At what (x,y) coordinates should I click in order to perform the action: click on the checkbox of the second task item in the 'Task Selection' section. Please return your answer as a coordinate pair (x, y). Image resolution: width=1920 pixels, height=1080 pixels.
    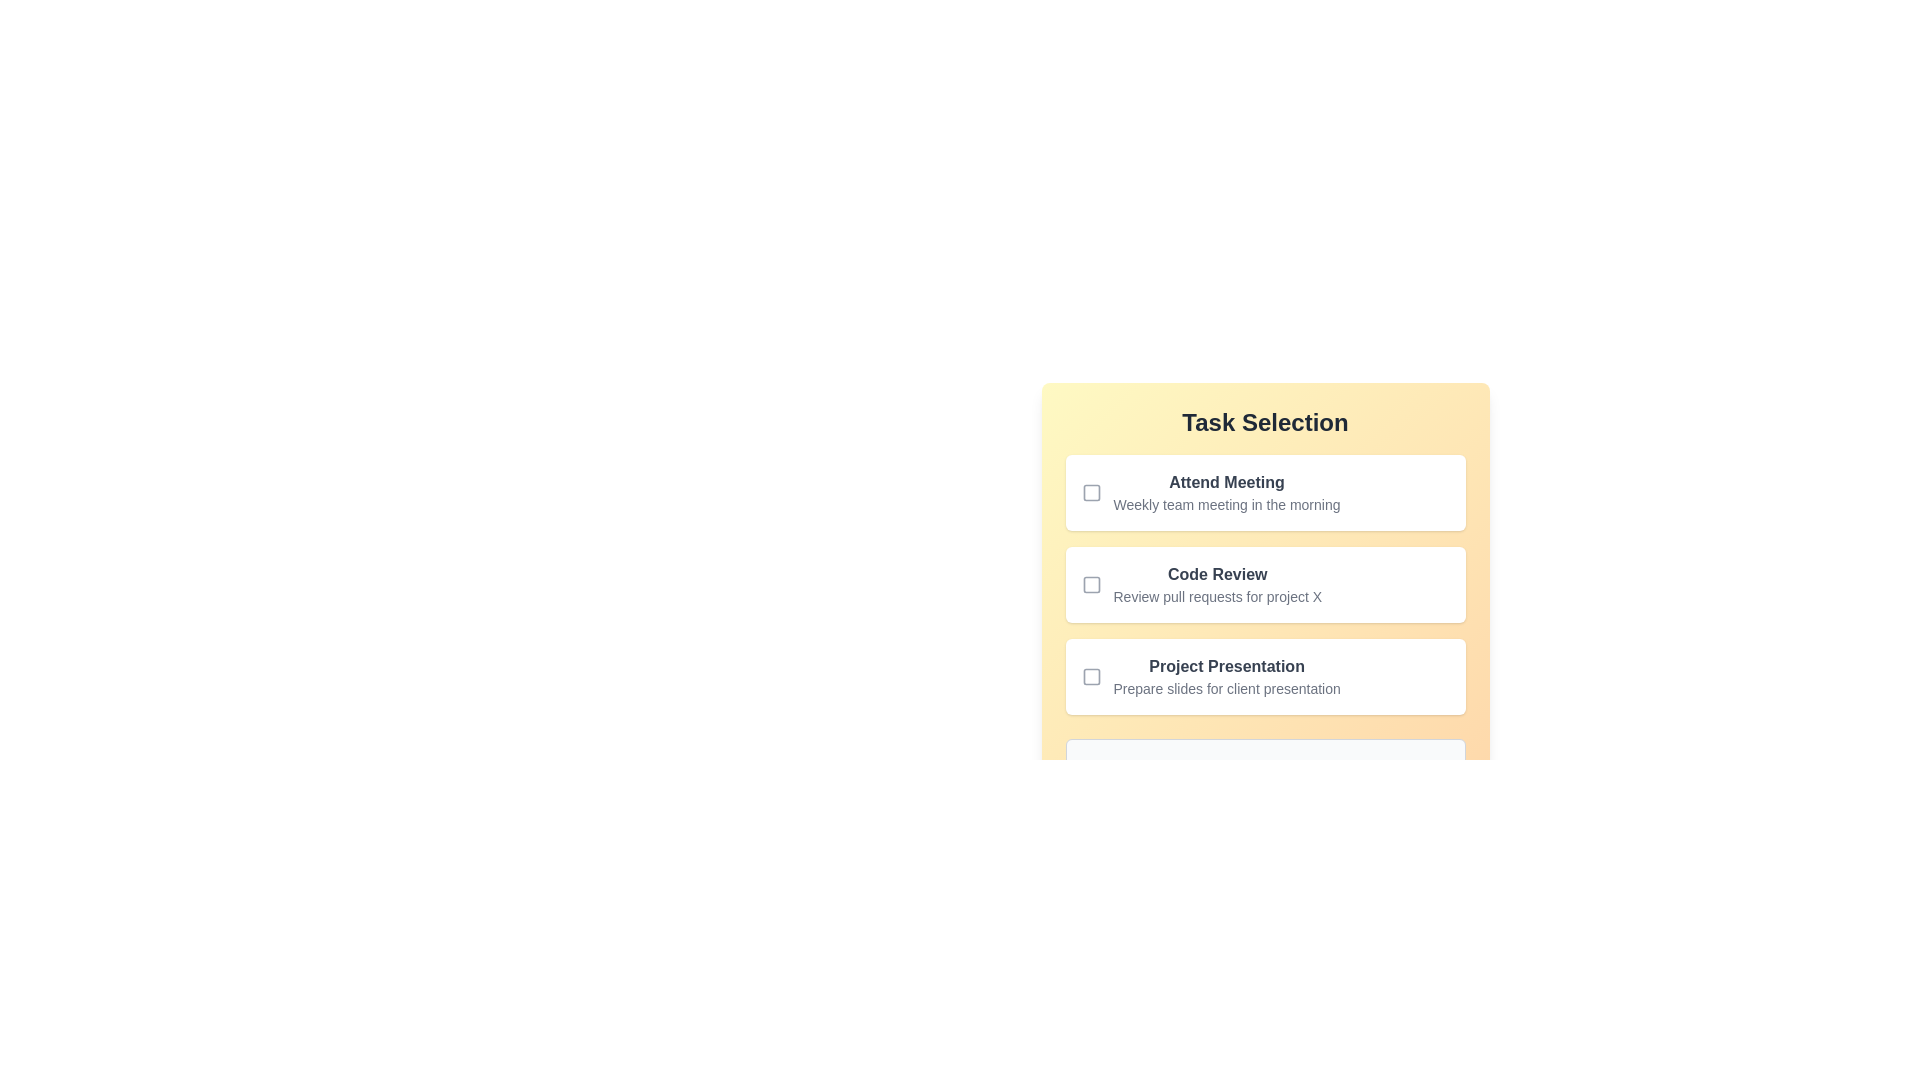
    Looking at the image, I should click on (1264, 585).